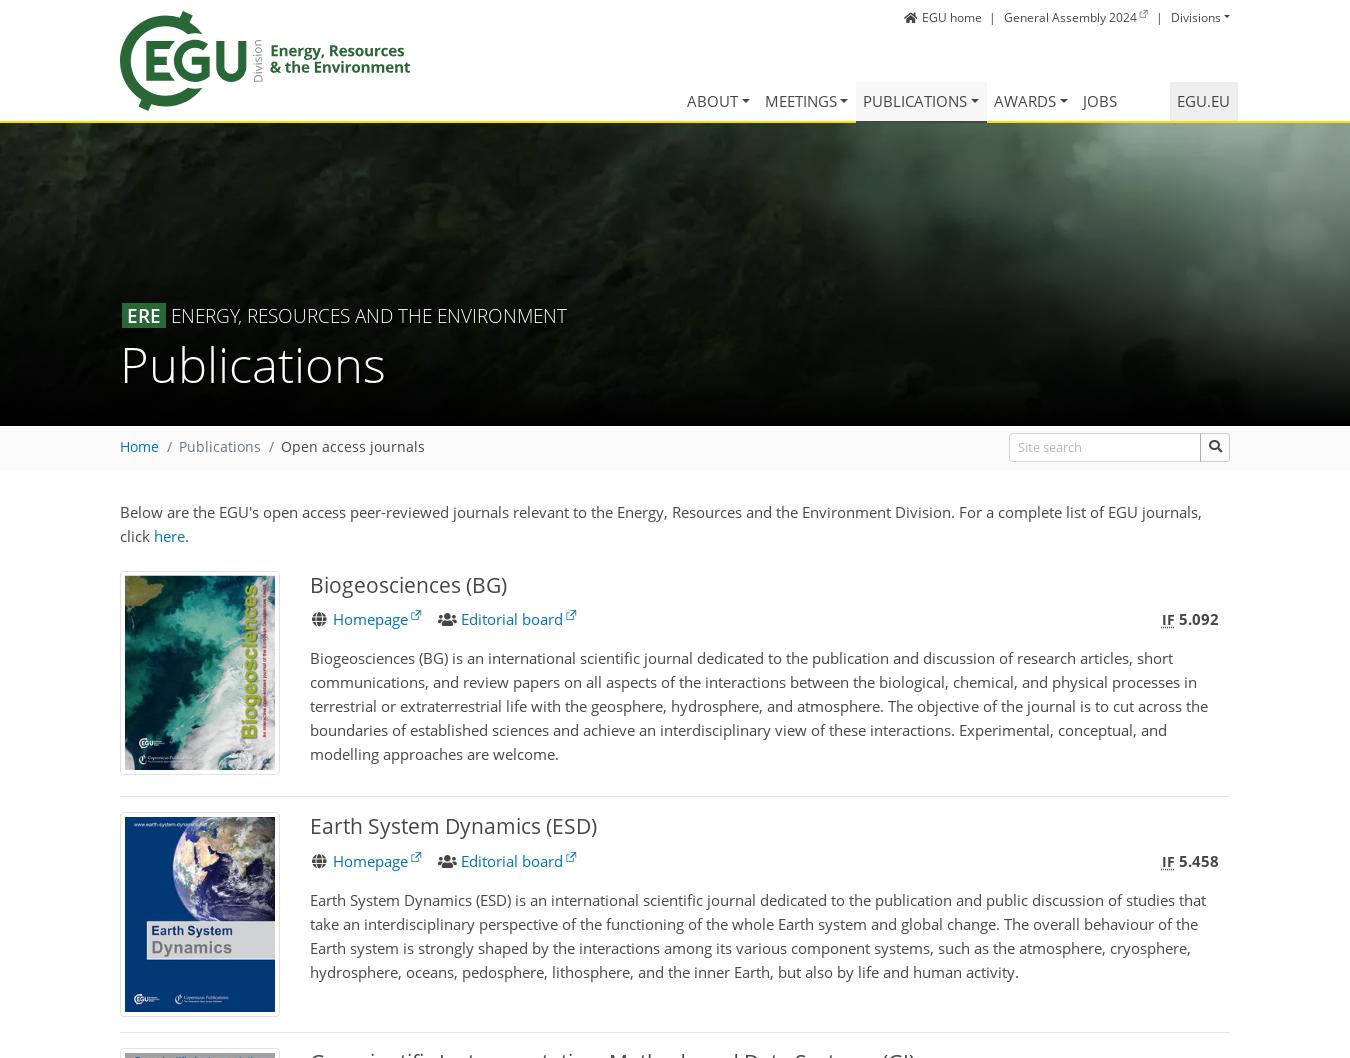 The height and width of the screenshot is (1058, 1350). What do you see at coordinates (1082, 100) in the screenshot?
I see `'Jobs'` at bounding box center [1082, 100].